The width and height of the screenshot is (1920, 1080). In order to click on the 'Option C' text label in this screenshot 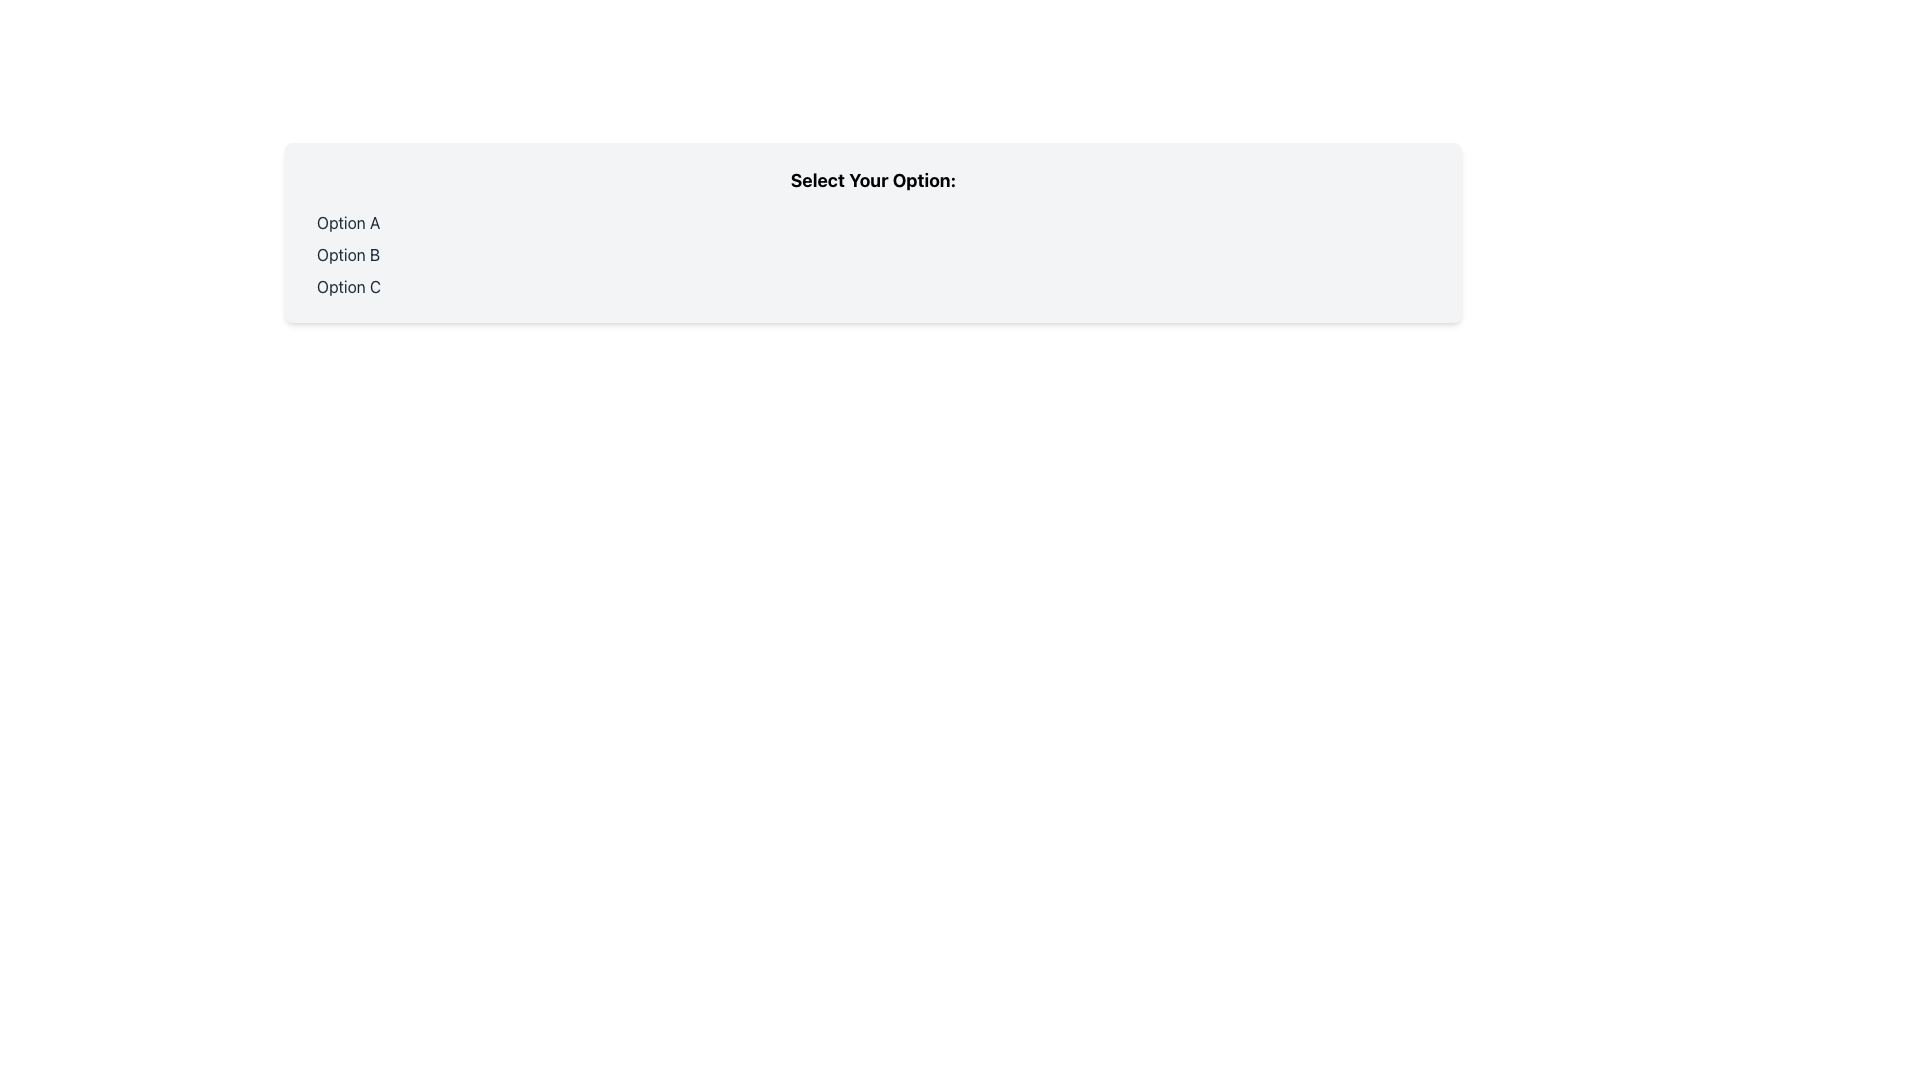, I will do `click(349, 286)`.